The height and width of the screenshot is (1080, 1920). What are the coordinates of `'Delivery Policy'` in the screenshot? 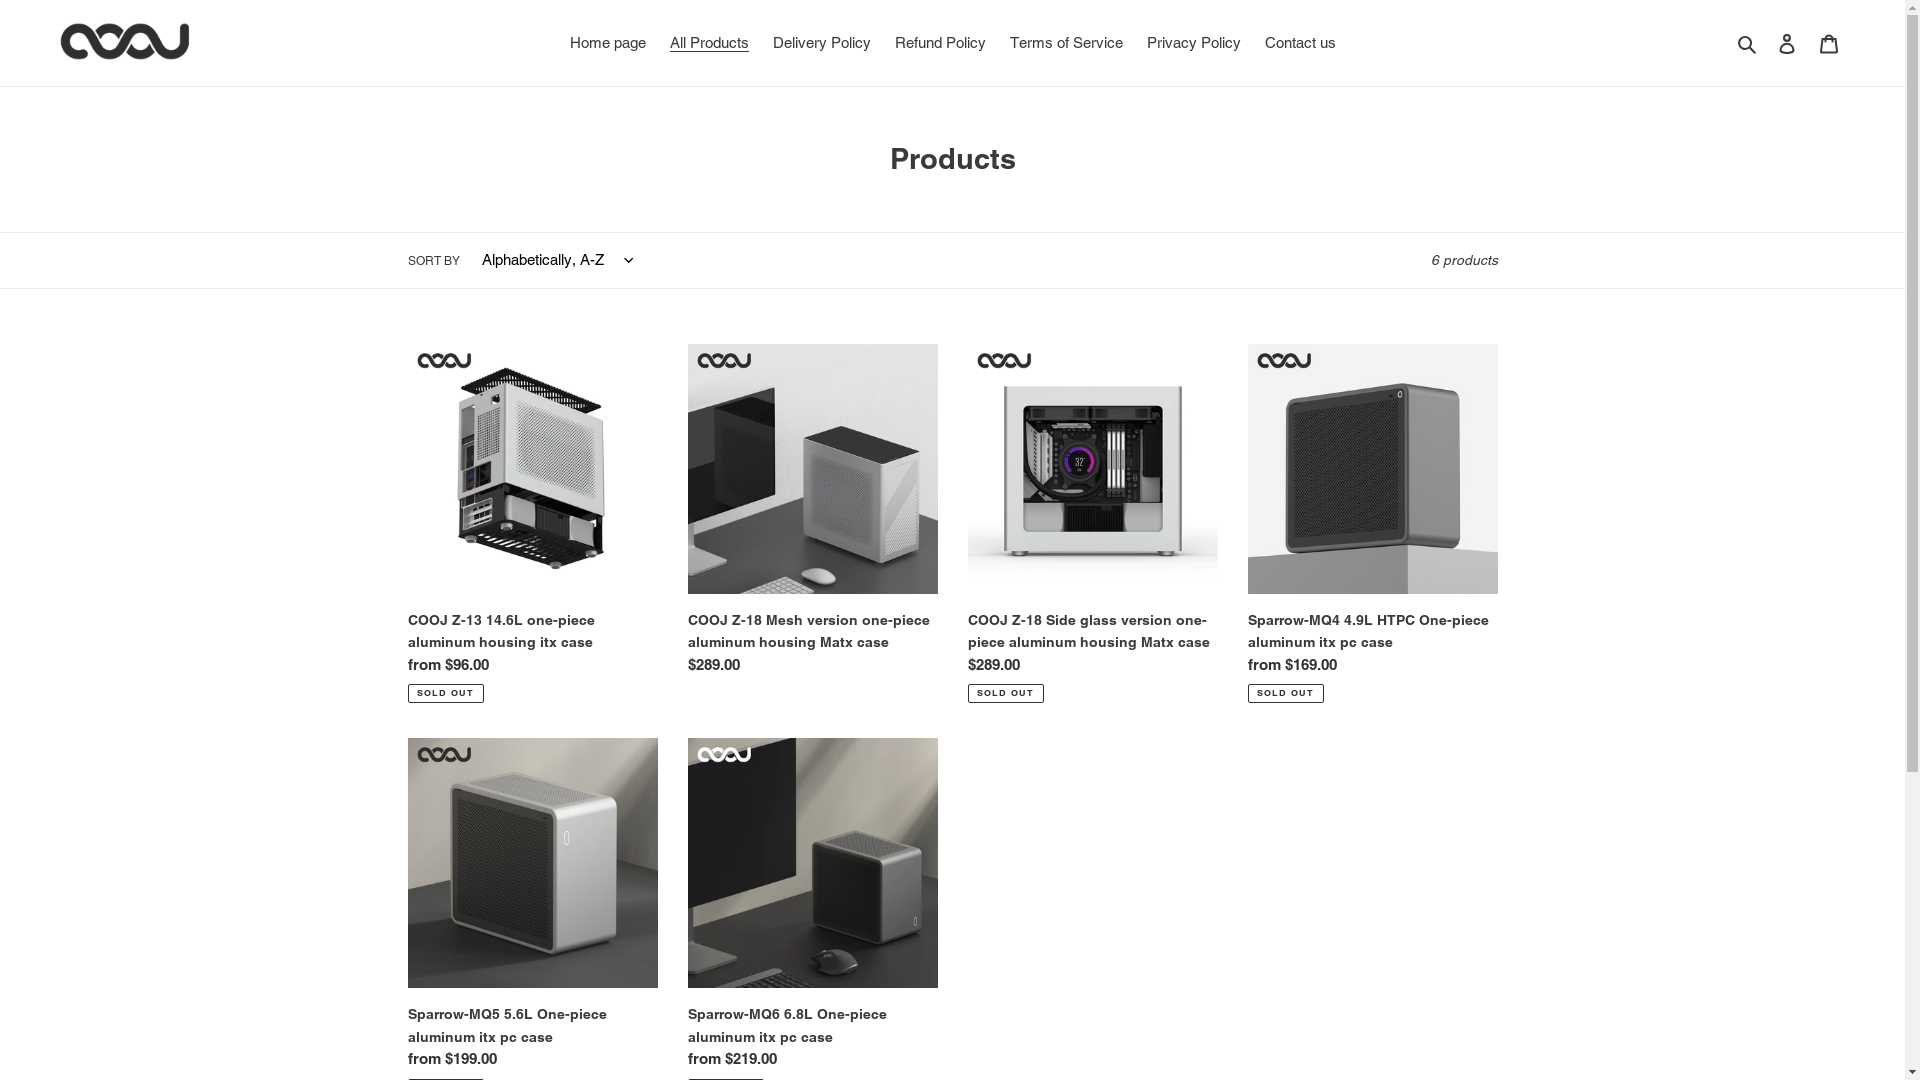 It's located at (820, 43).